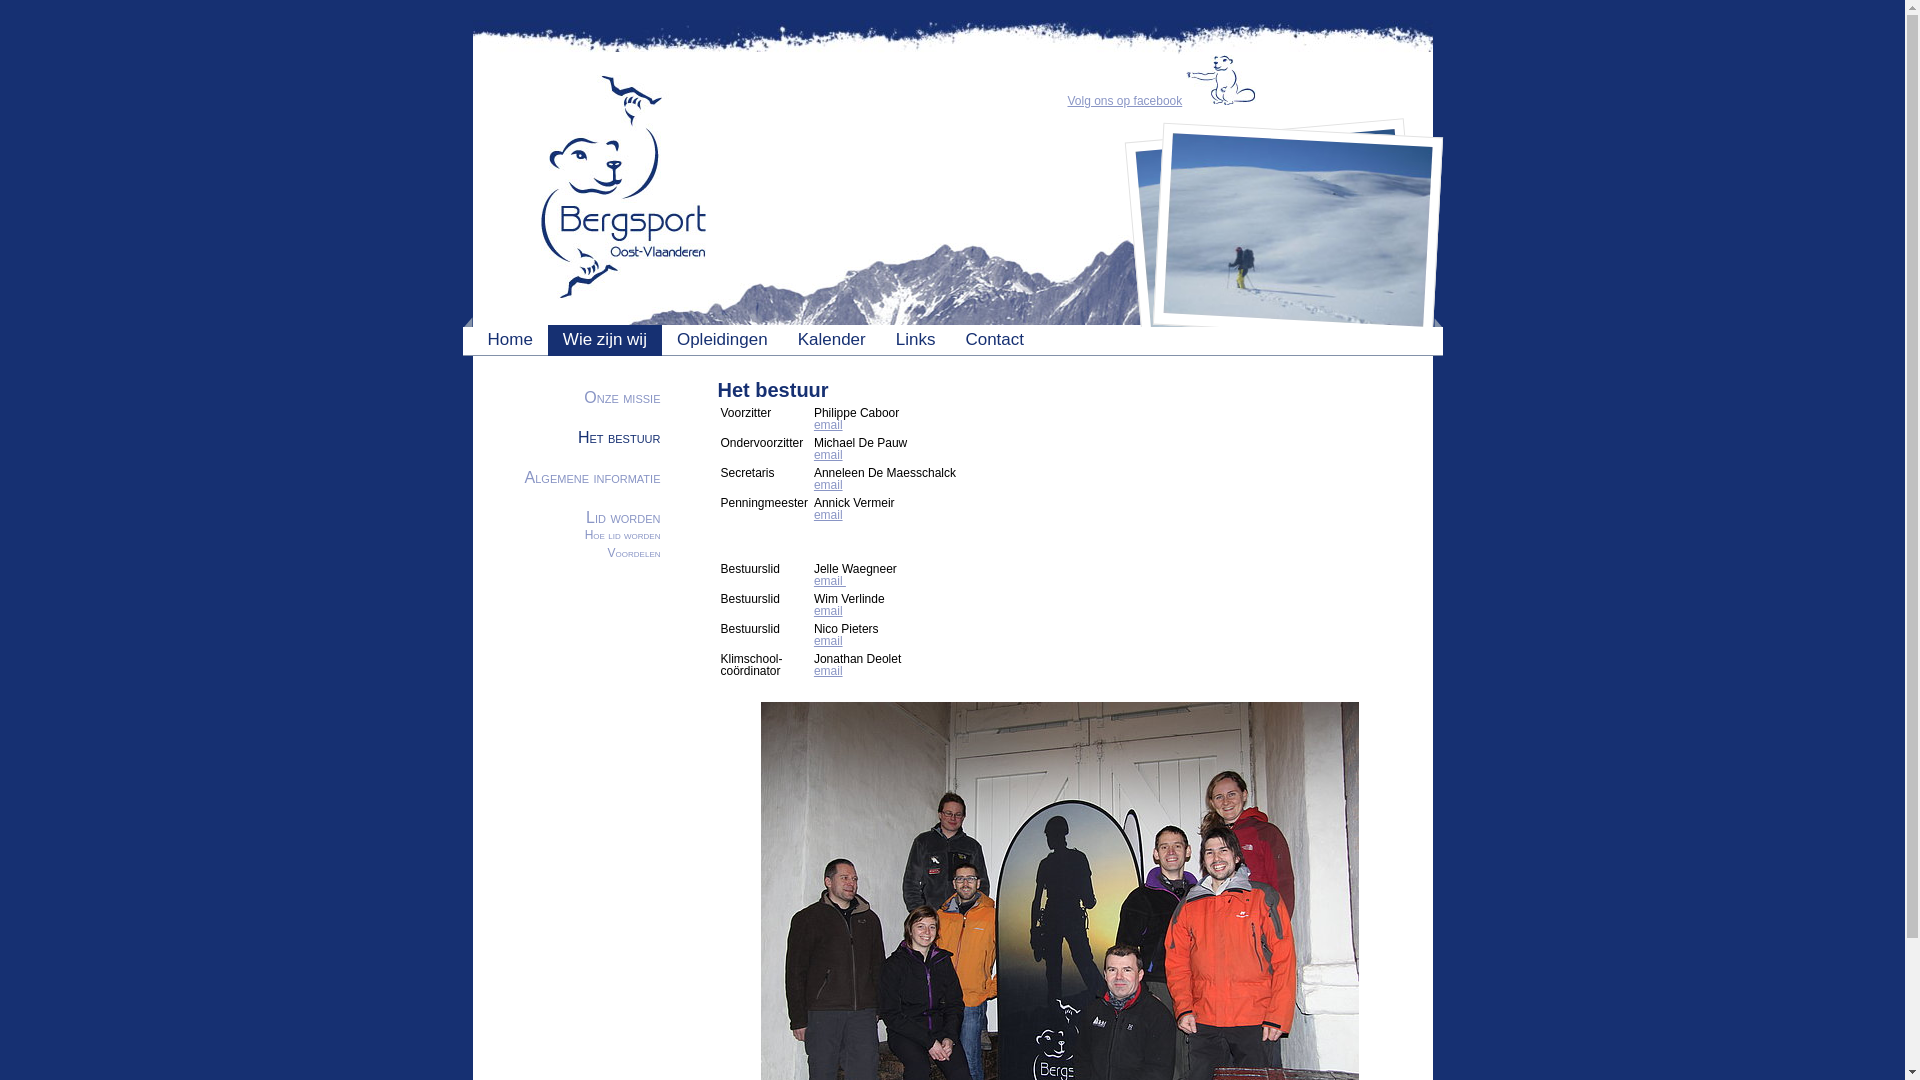  I want to click on 'Het bestuur', so click(618, 436).